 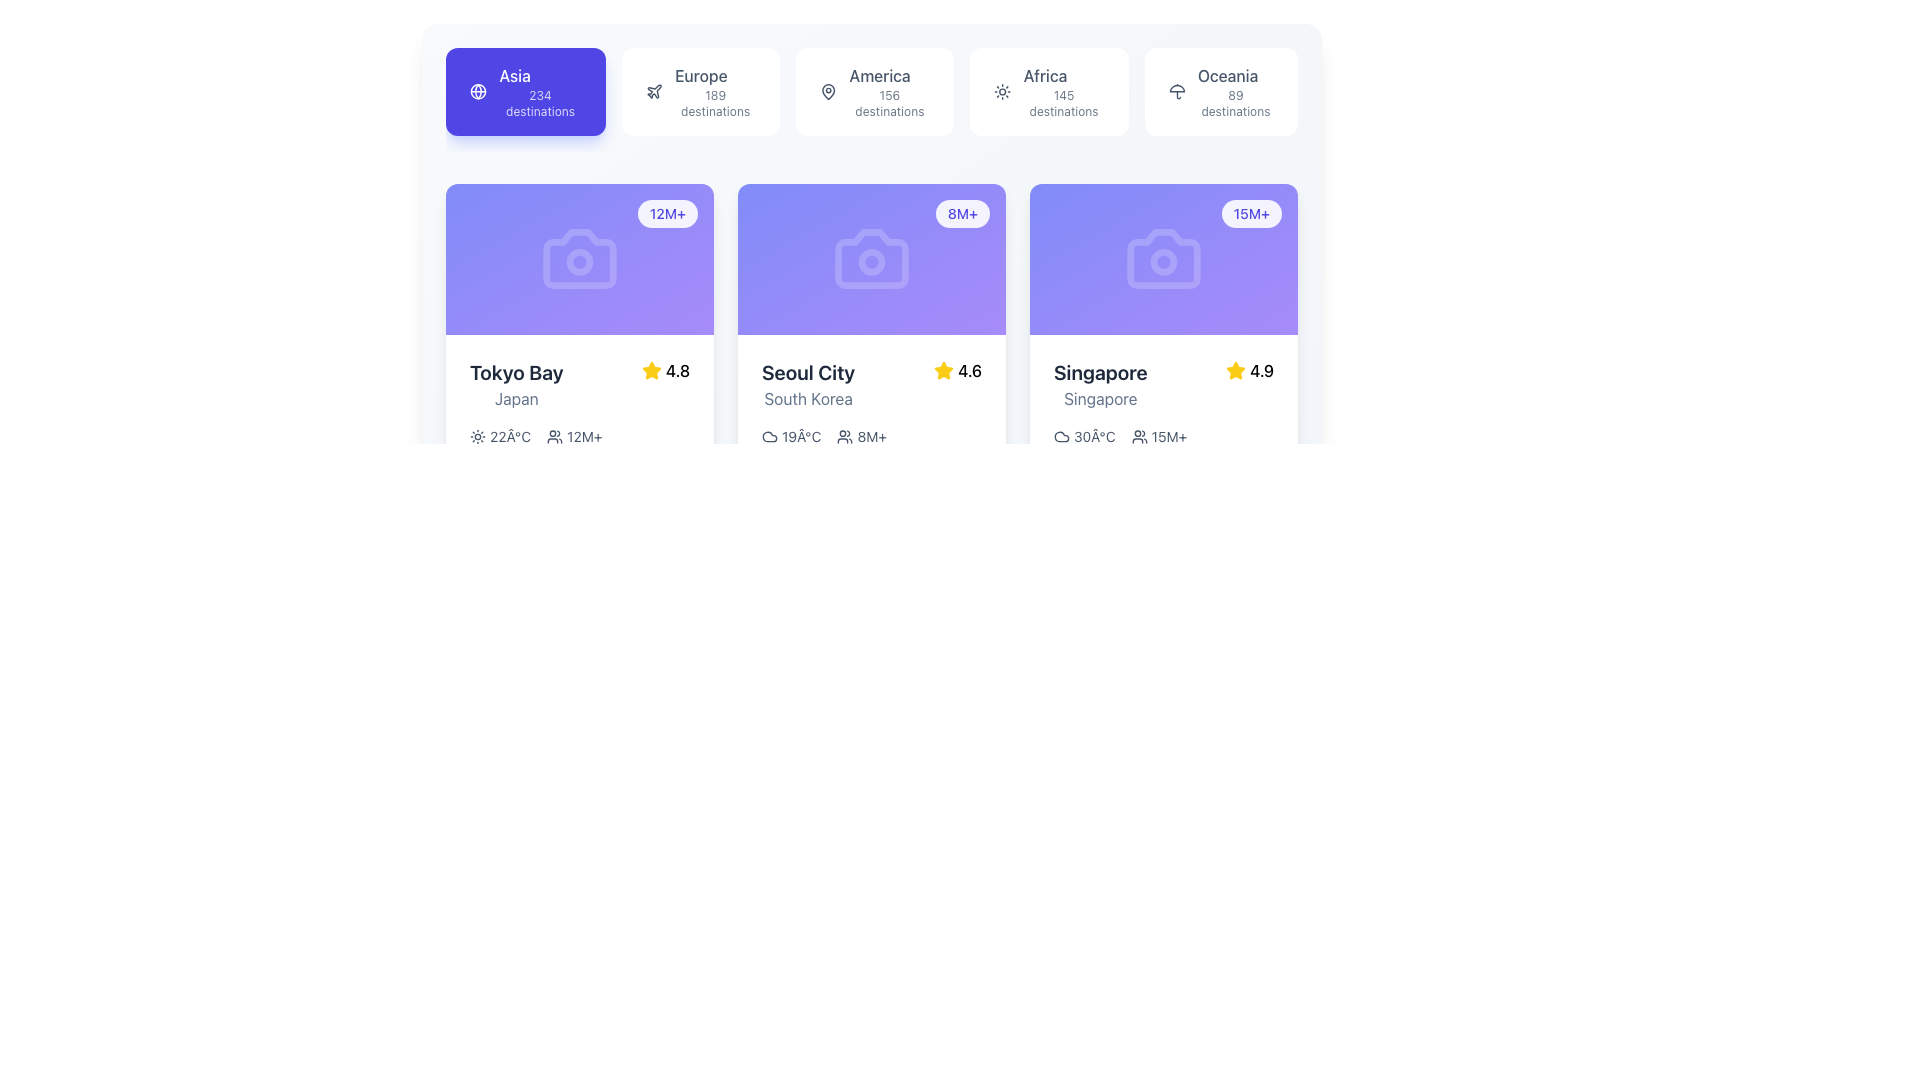 What do you see at coordinates (1063, 104) in the screenshot?
I see `the static text label indicating the number of destinations available in the 'Africa' category, positioned below the 'Africa' card title` at bounding box center [1063, 104].